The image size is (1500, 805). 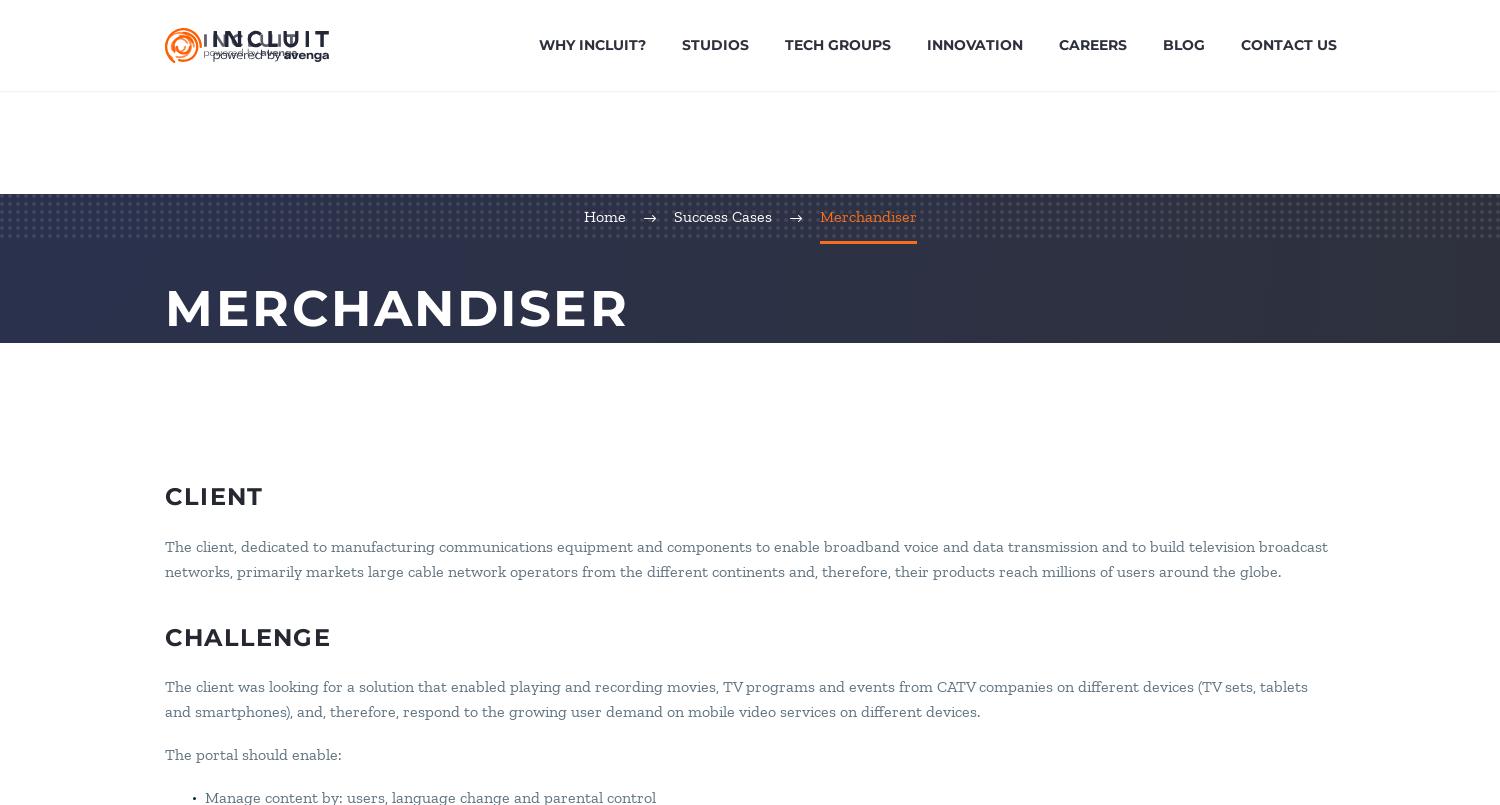 What do you see at coordinates (1162, 44) in the screenshot?
I see `'Blog'` at bounding box center [1162, 44].